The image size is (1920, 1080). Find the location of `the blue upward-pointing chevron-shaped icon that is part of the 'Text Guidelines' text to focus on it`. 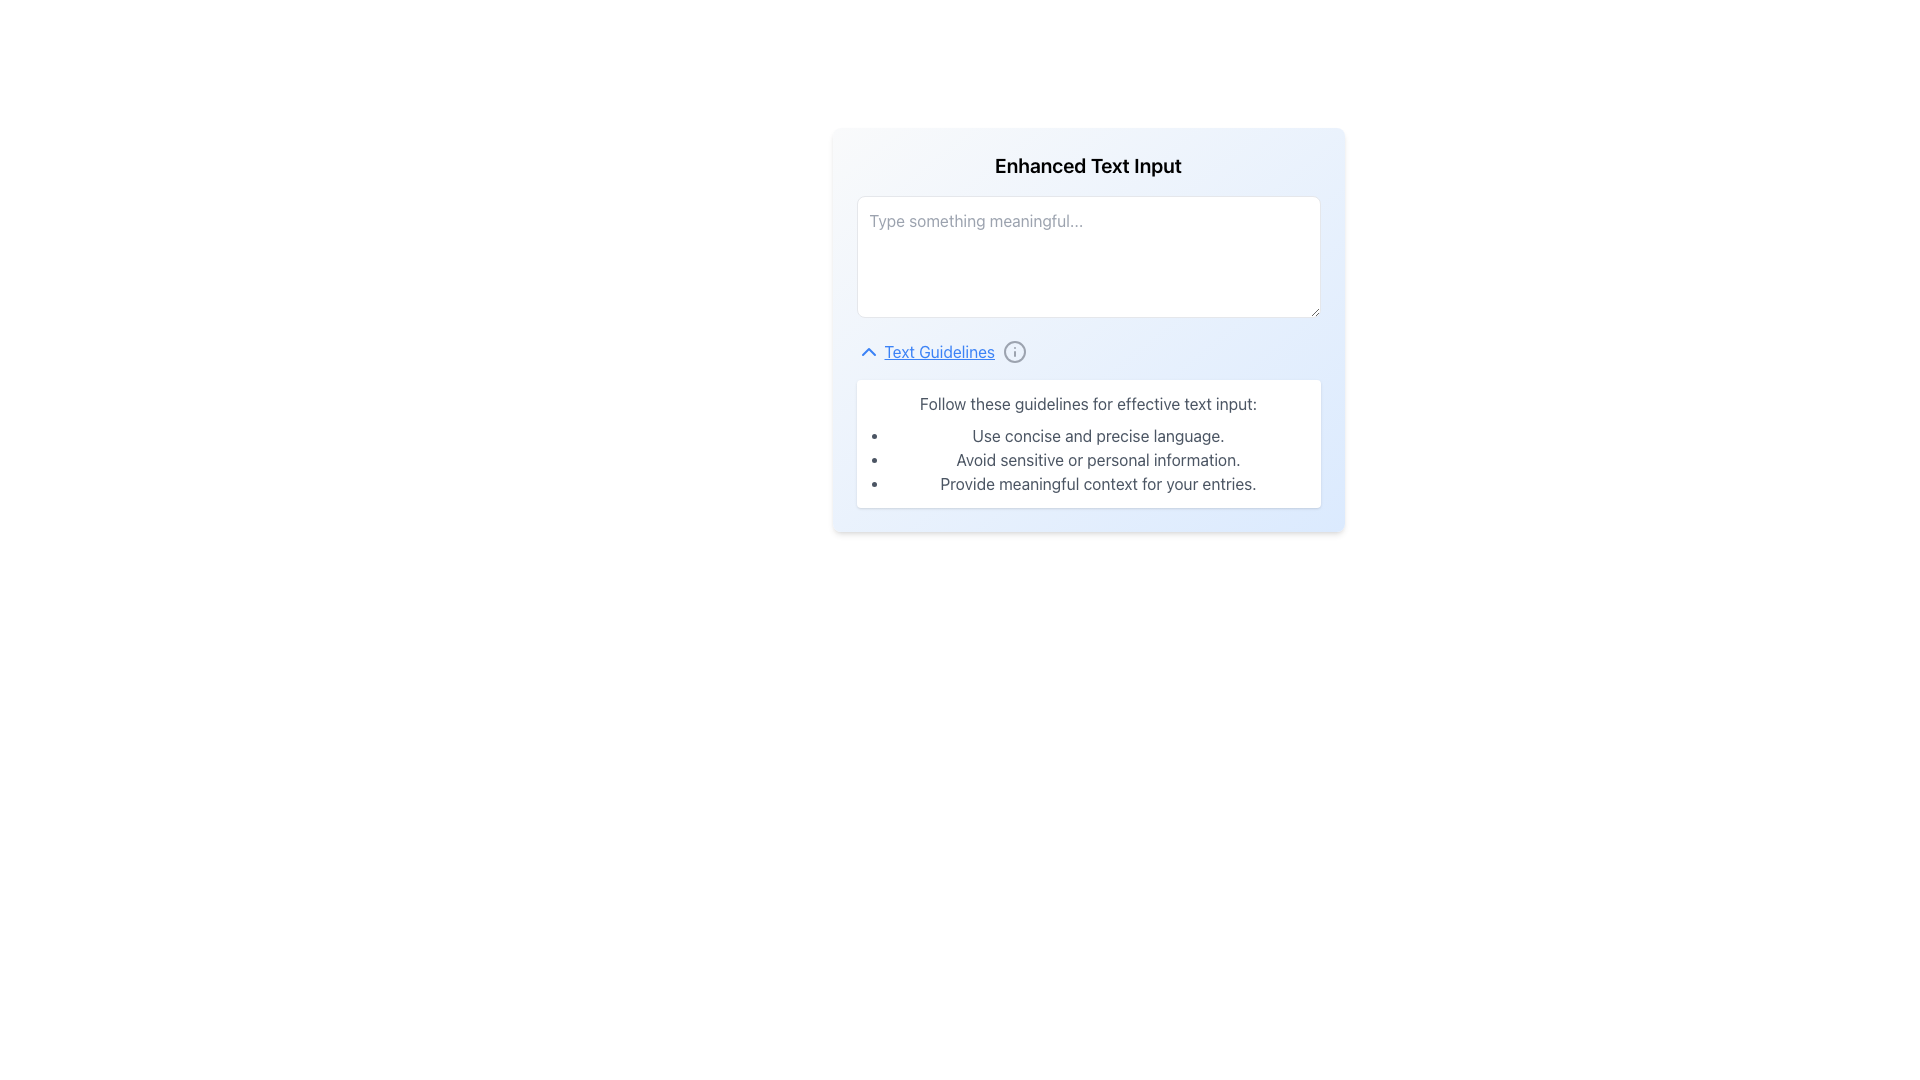

the blue upward-pointing chevron-shaped icon that is part of the 'Text Guidelines' text to focus on it is located at coordinates (868, 350).